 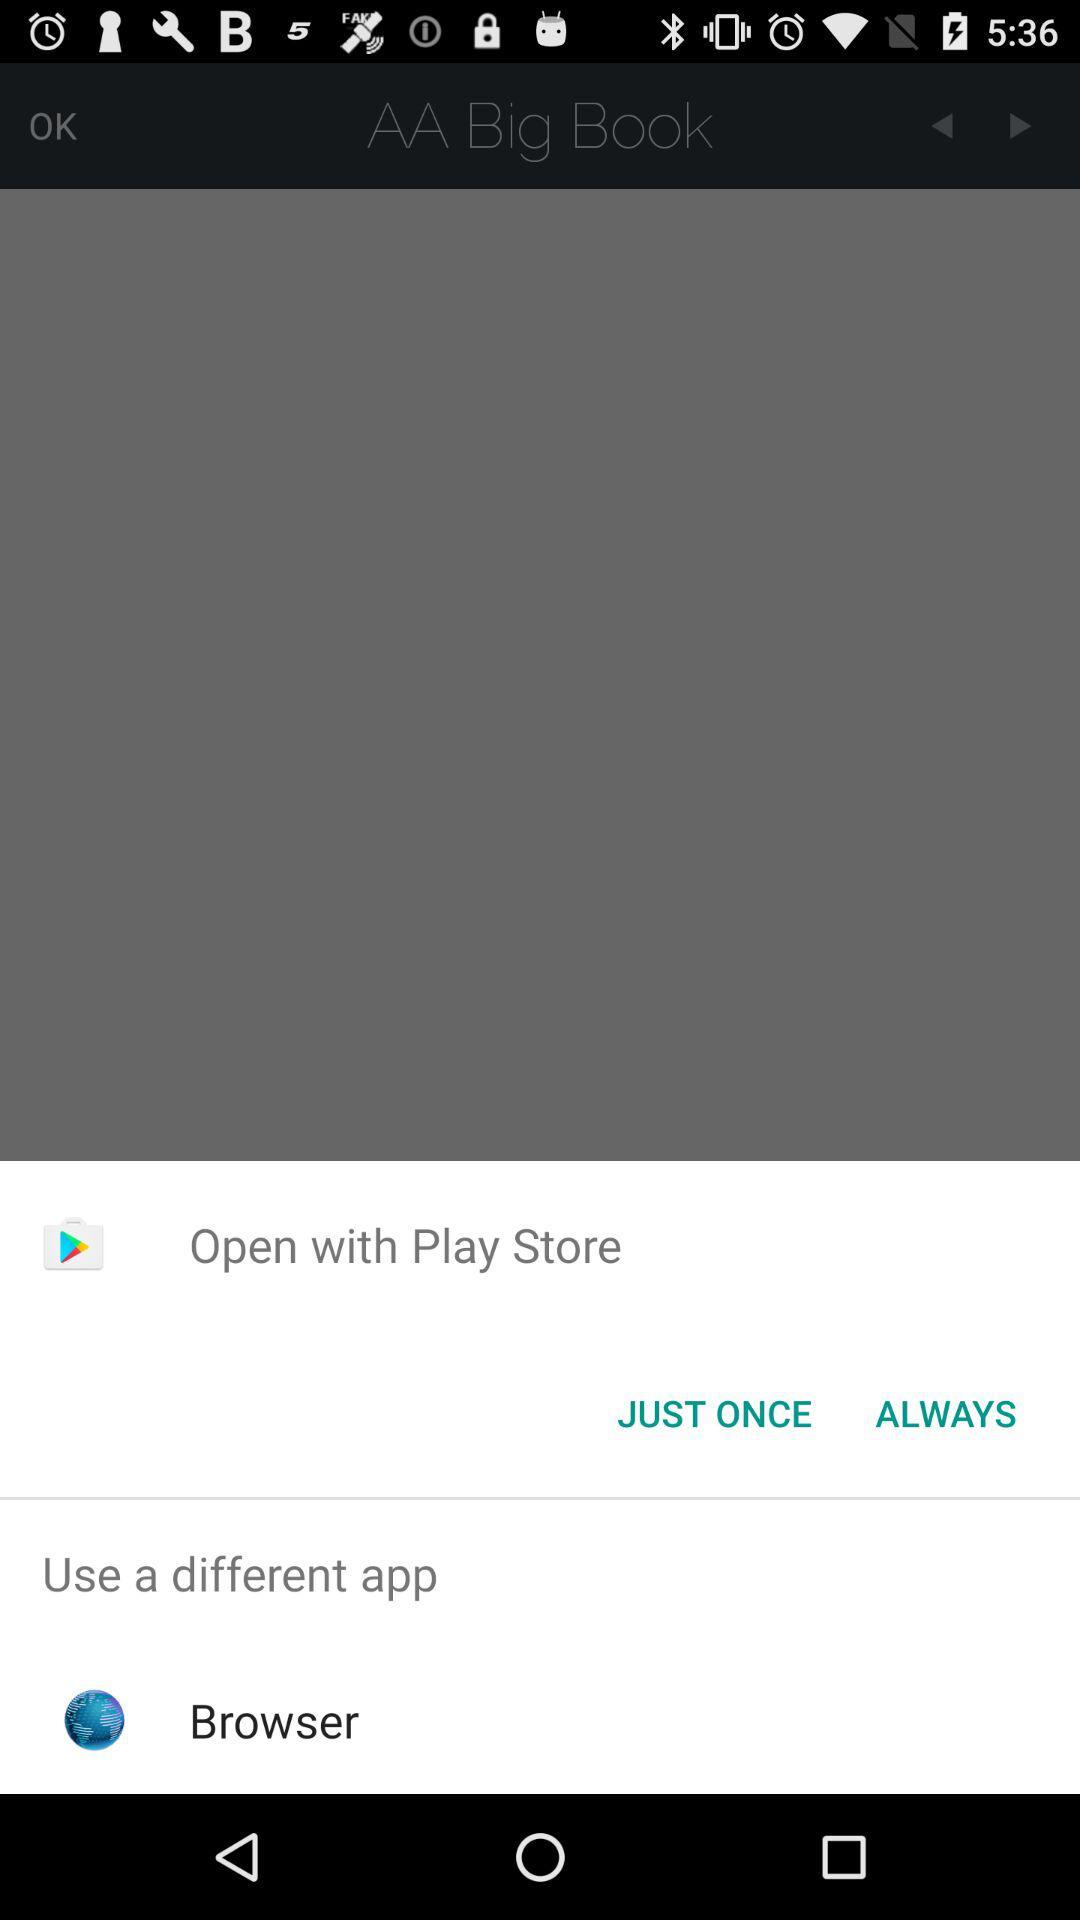 What do you see at coordinates (274, 1719) in the screenshot?
I see `the browser` at bounding box center [274, 1719].